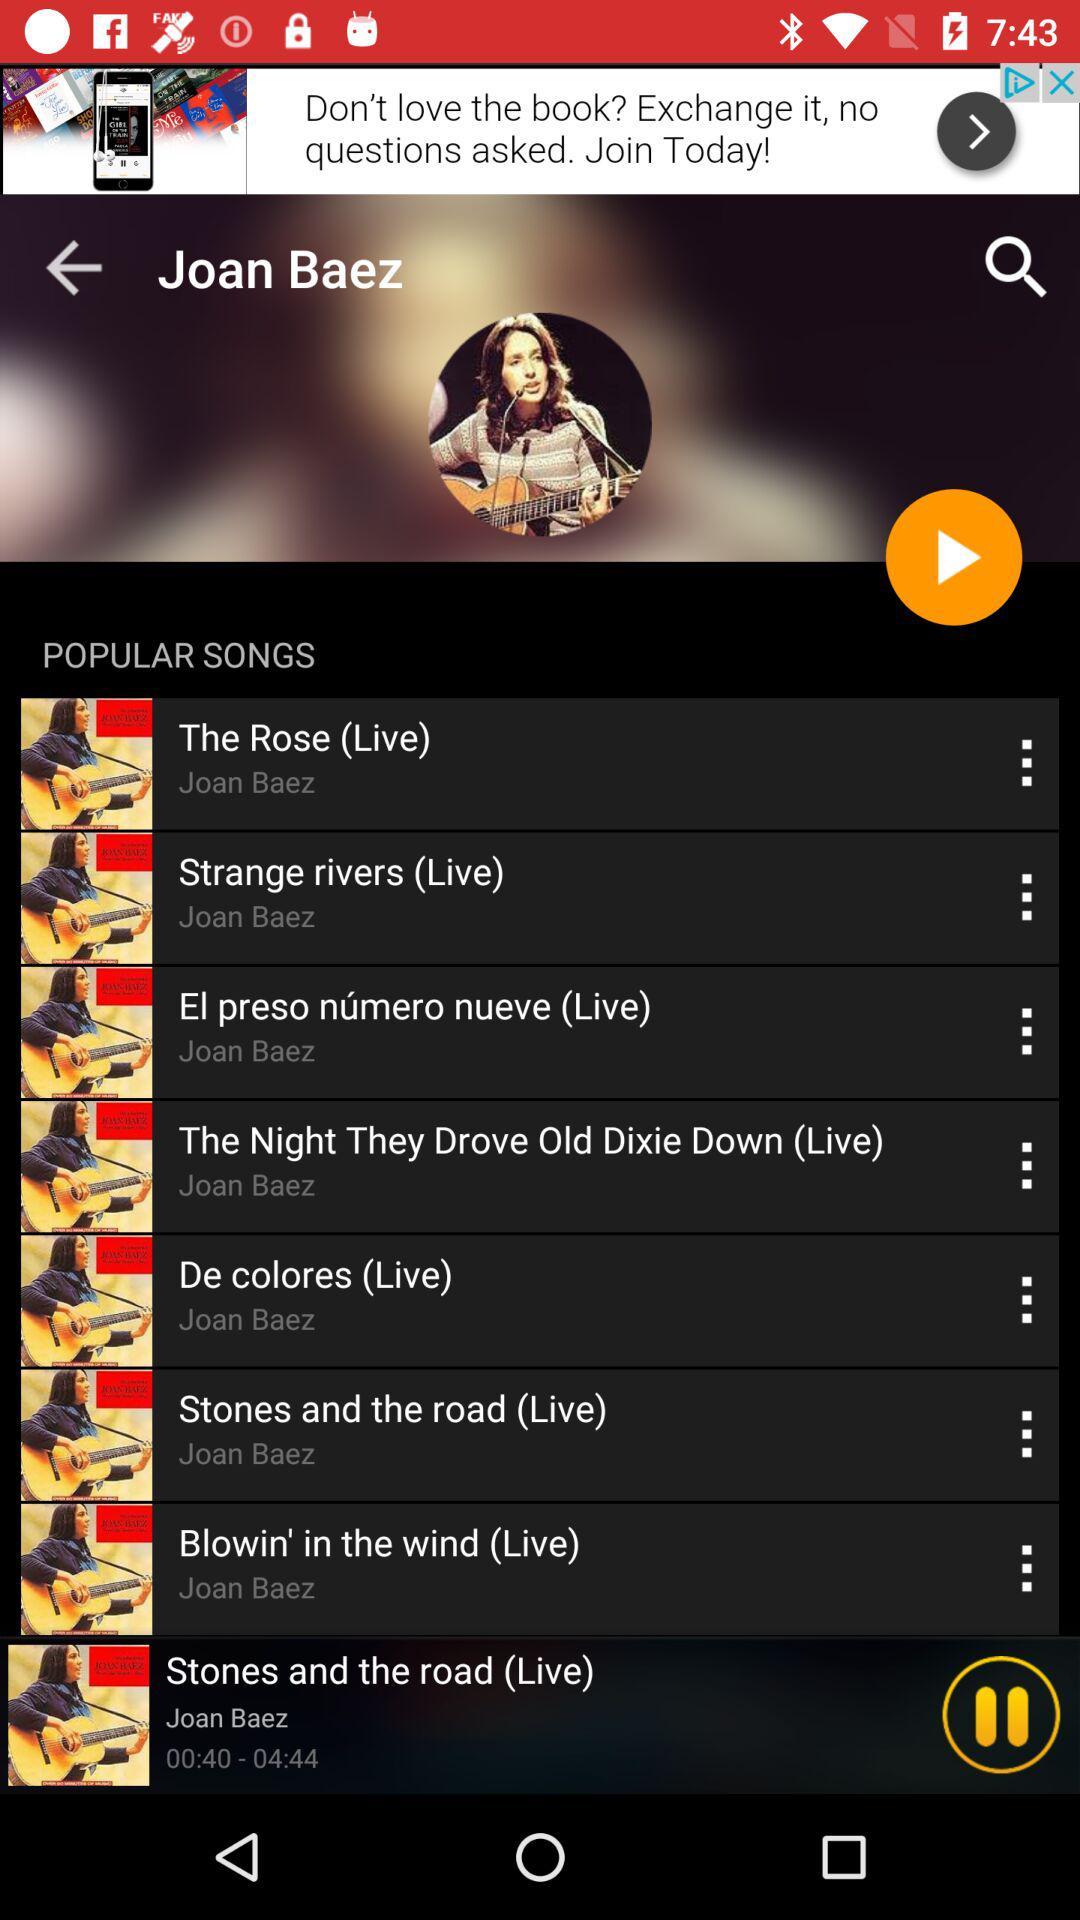 This screenshot has width=1080, height=1920. I want to click on the pause icon, so click(1001, 1714).